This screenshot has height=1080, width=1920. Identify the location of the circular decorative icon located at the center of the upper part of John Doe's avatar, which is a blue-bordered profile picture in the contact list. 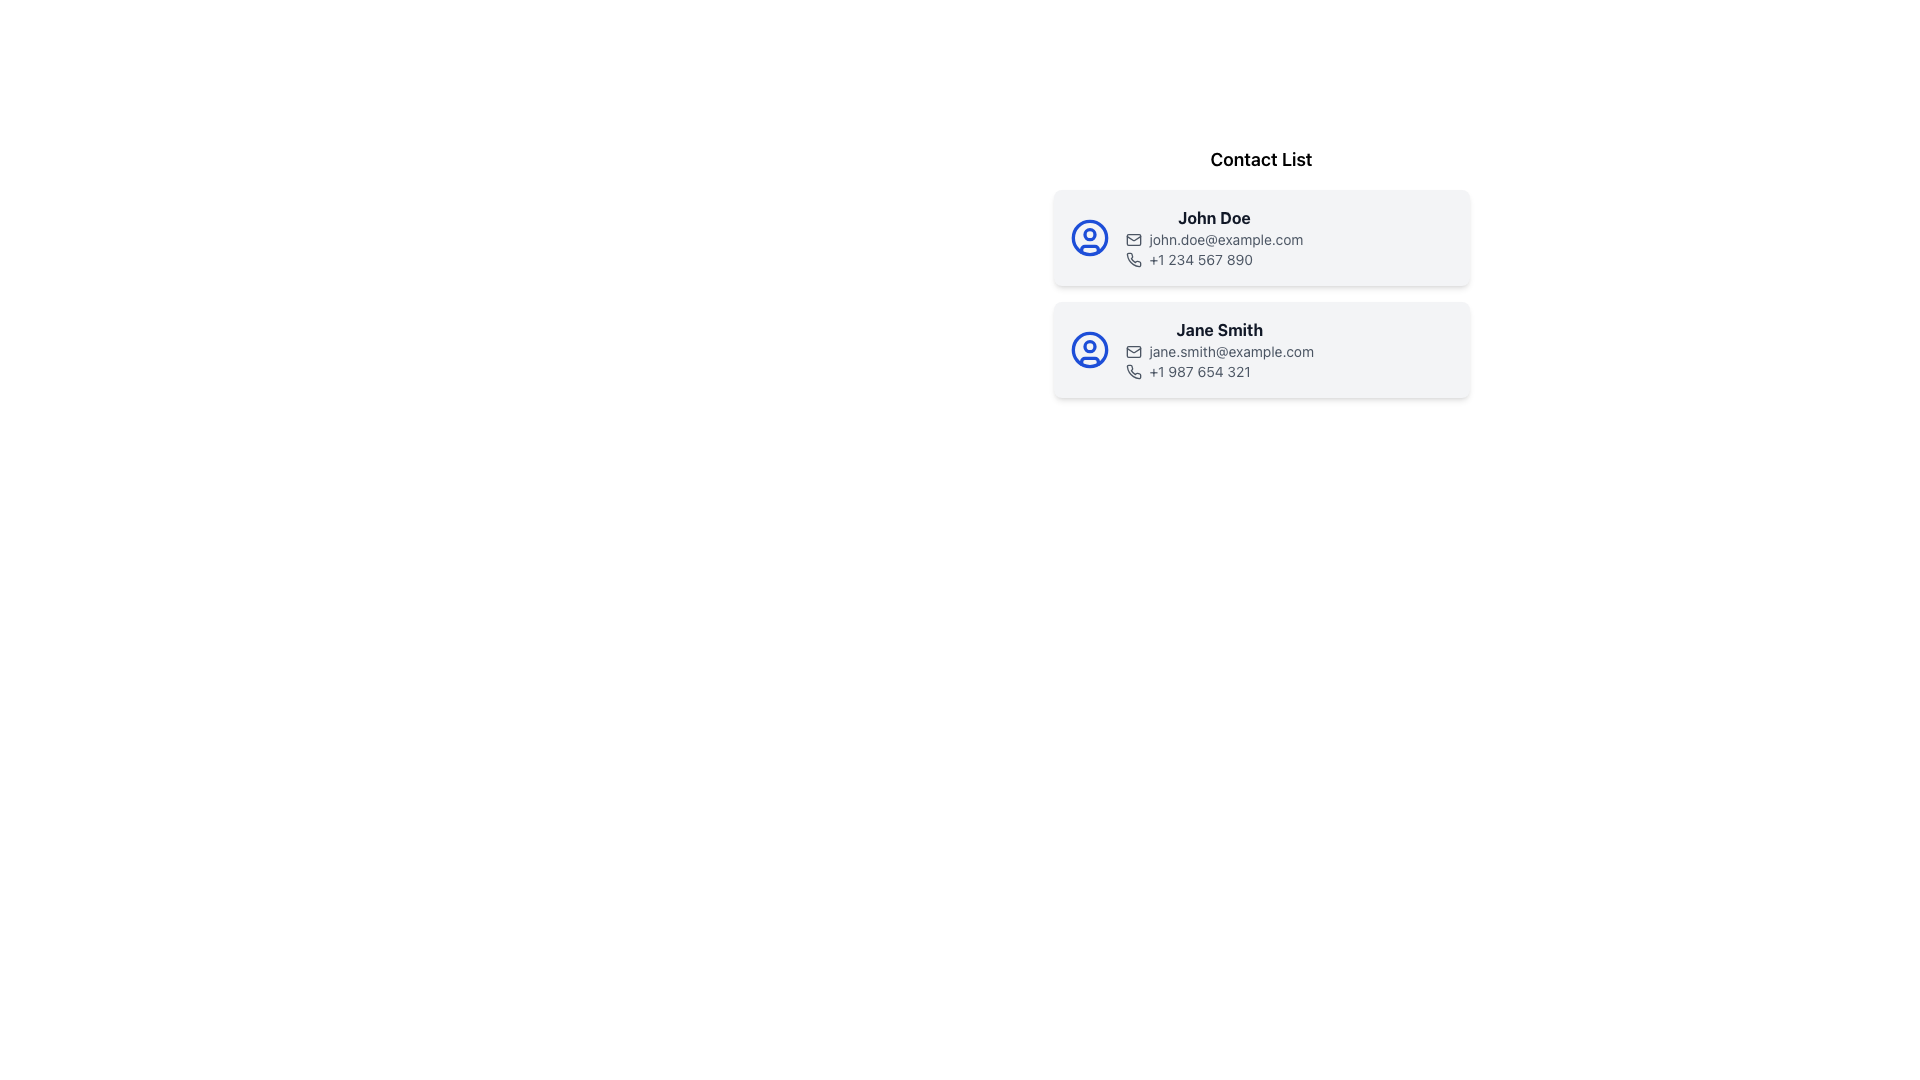
(1088, 233).